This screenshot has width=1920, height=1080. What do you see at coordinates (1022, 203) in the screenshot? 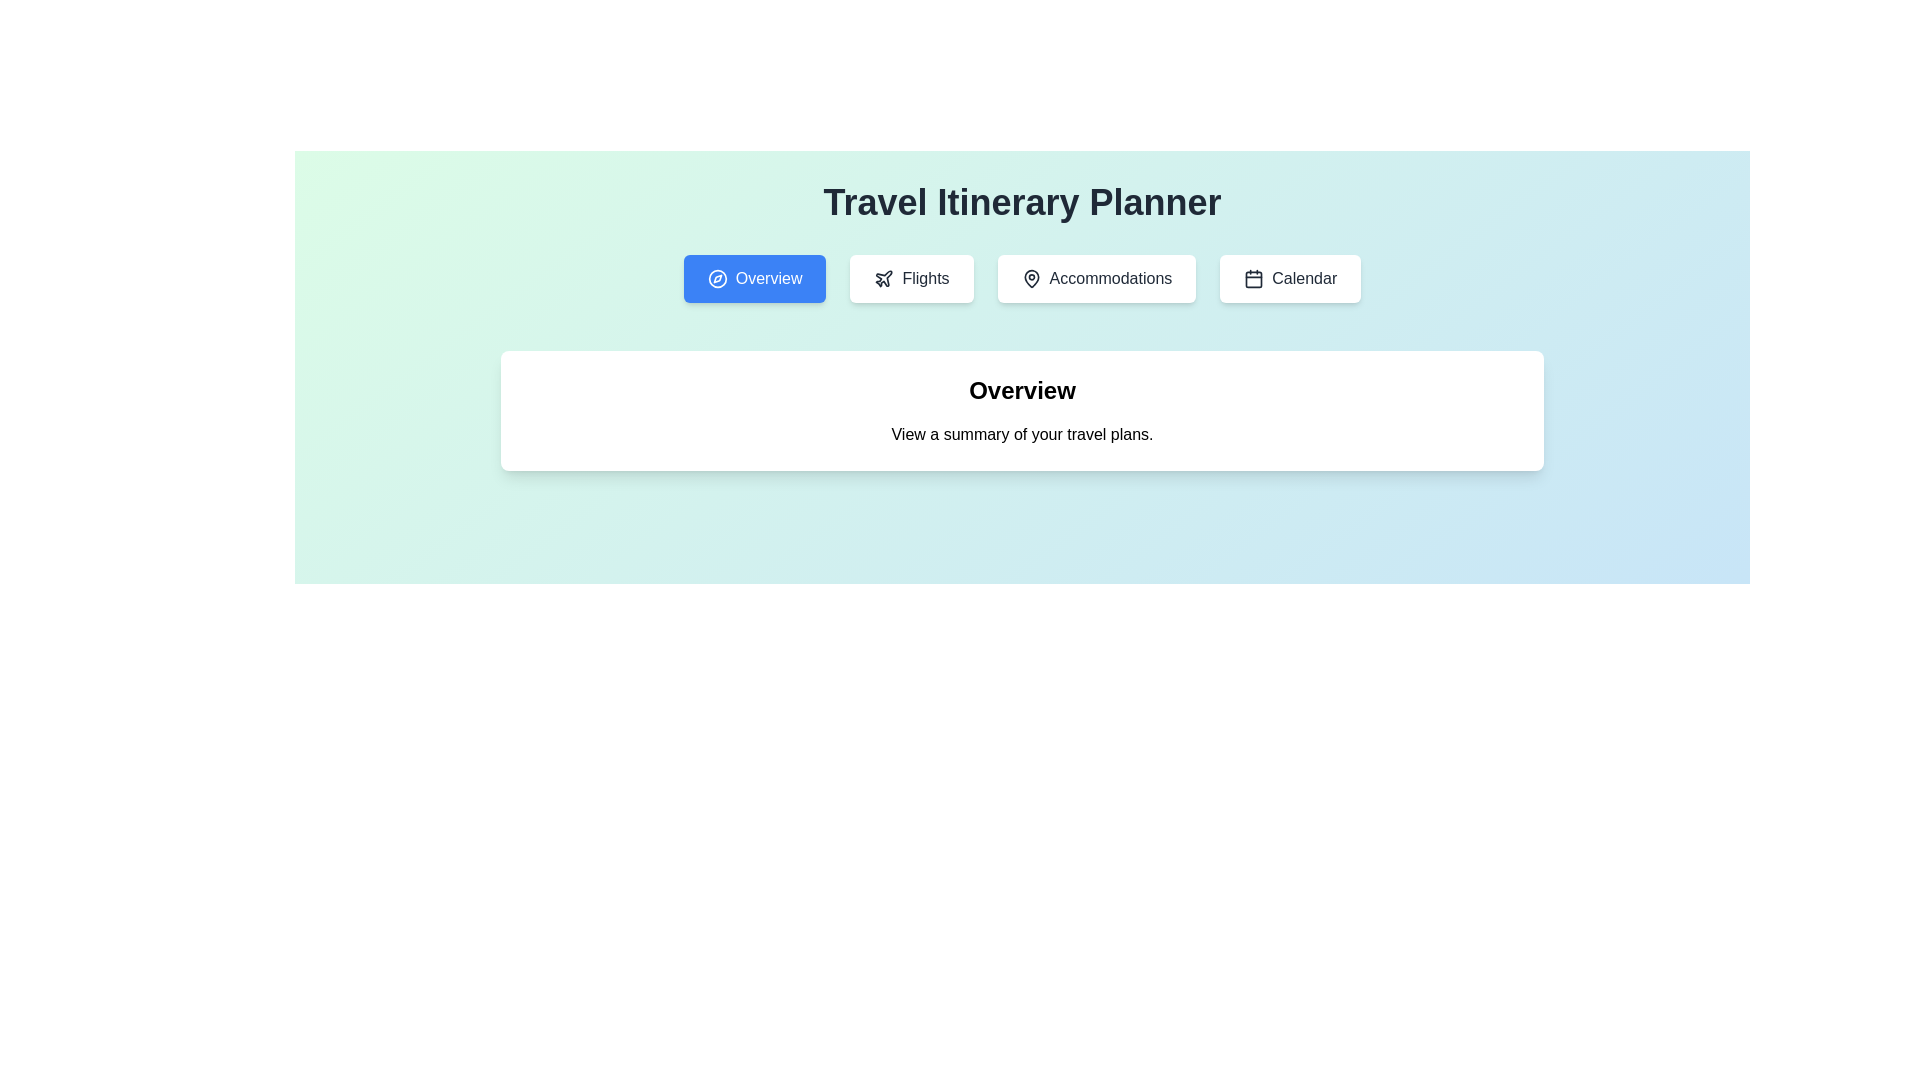
I see `the text label 'Travel Itinerary Planner' which is styled in bold, large dark gray letters and is centered at the top of the interface` at bounding box center [1022, 203].